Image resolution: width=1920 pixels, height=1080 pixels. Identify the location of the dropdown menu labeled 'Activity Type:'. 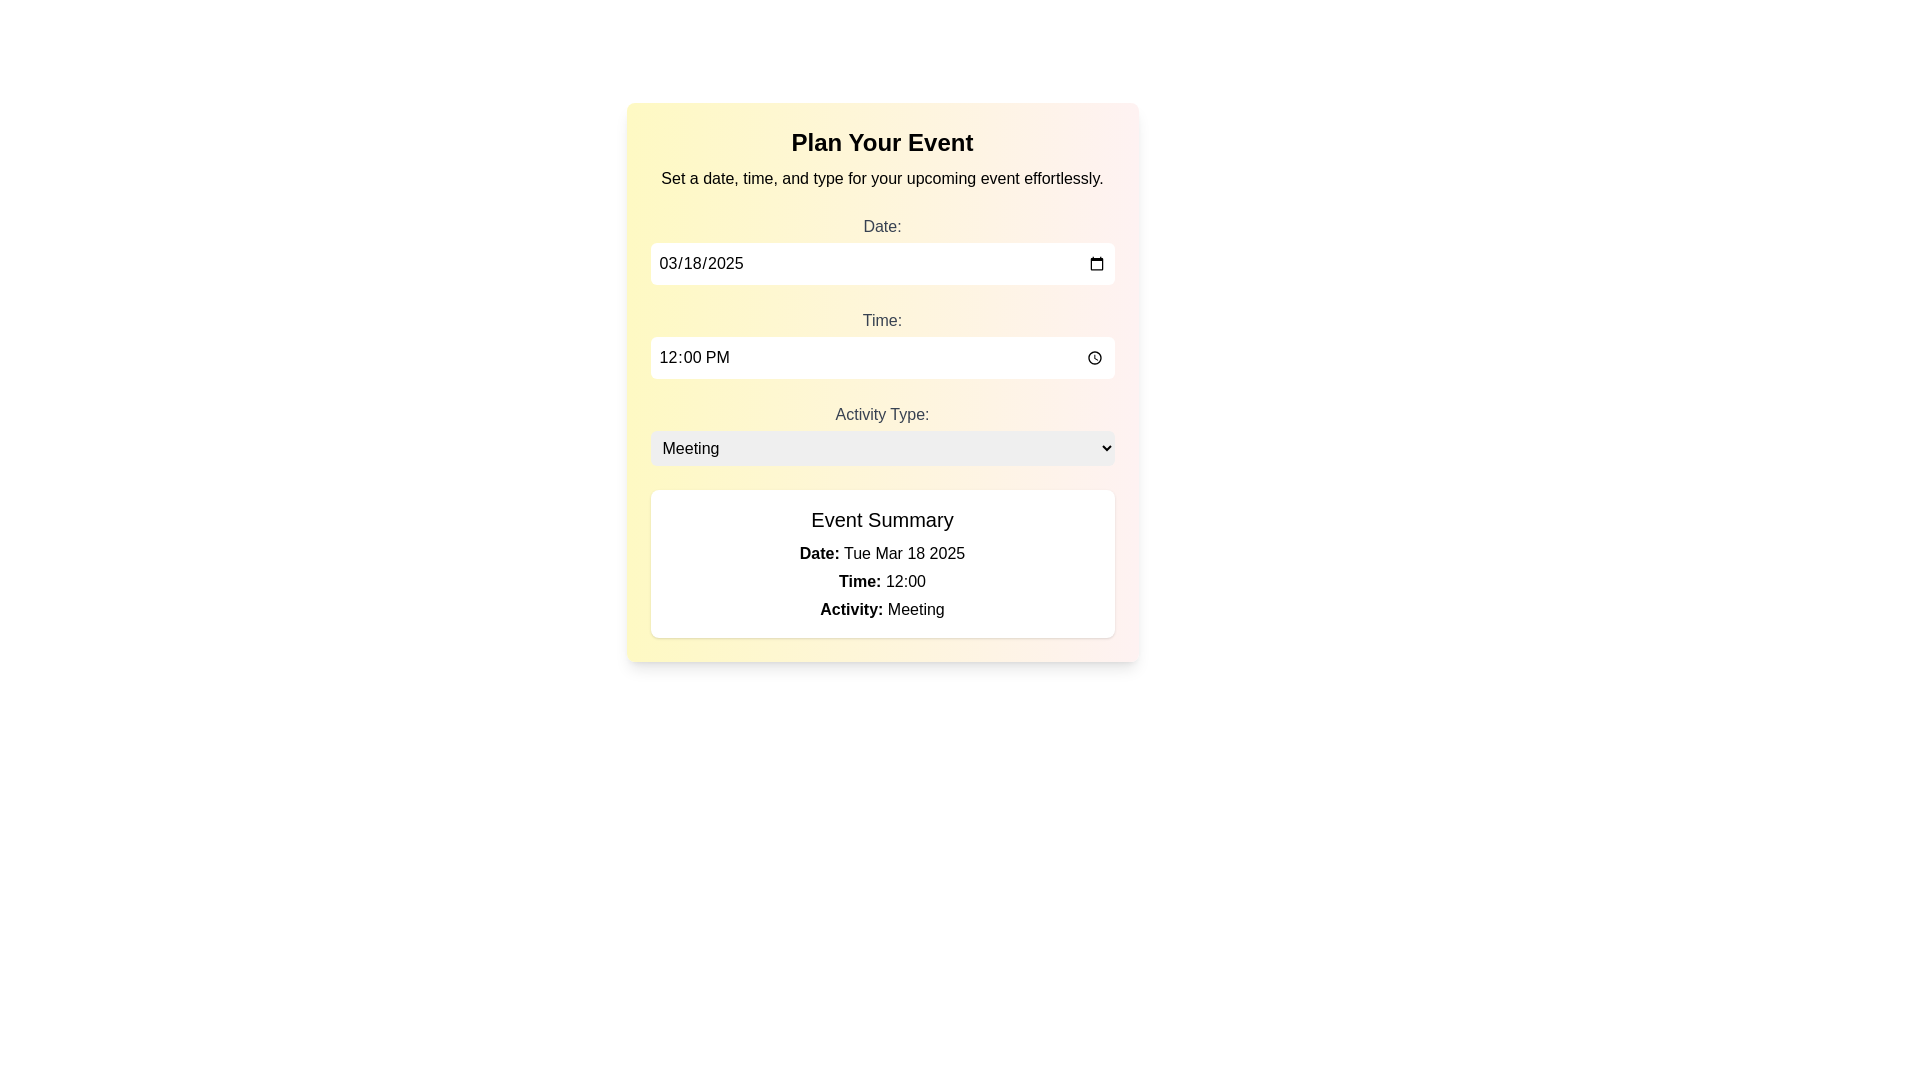
(881, 433).